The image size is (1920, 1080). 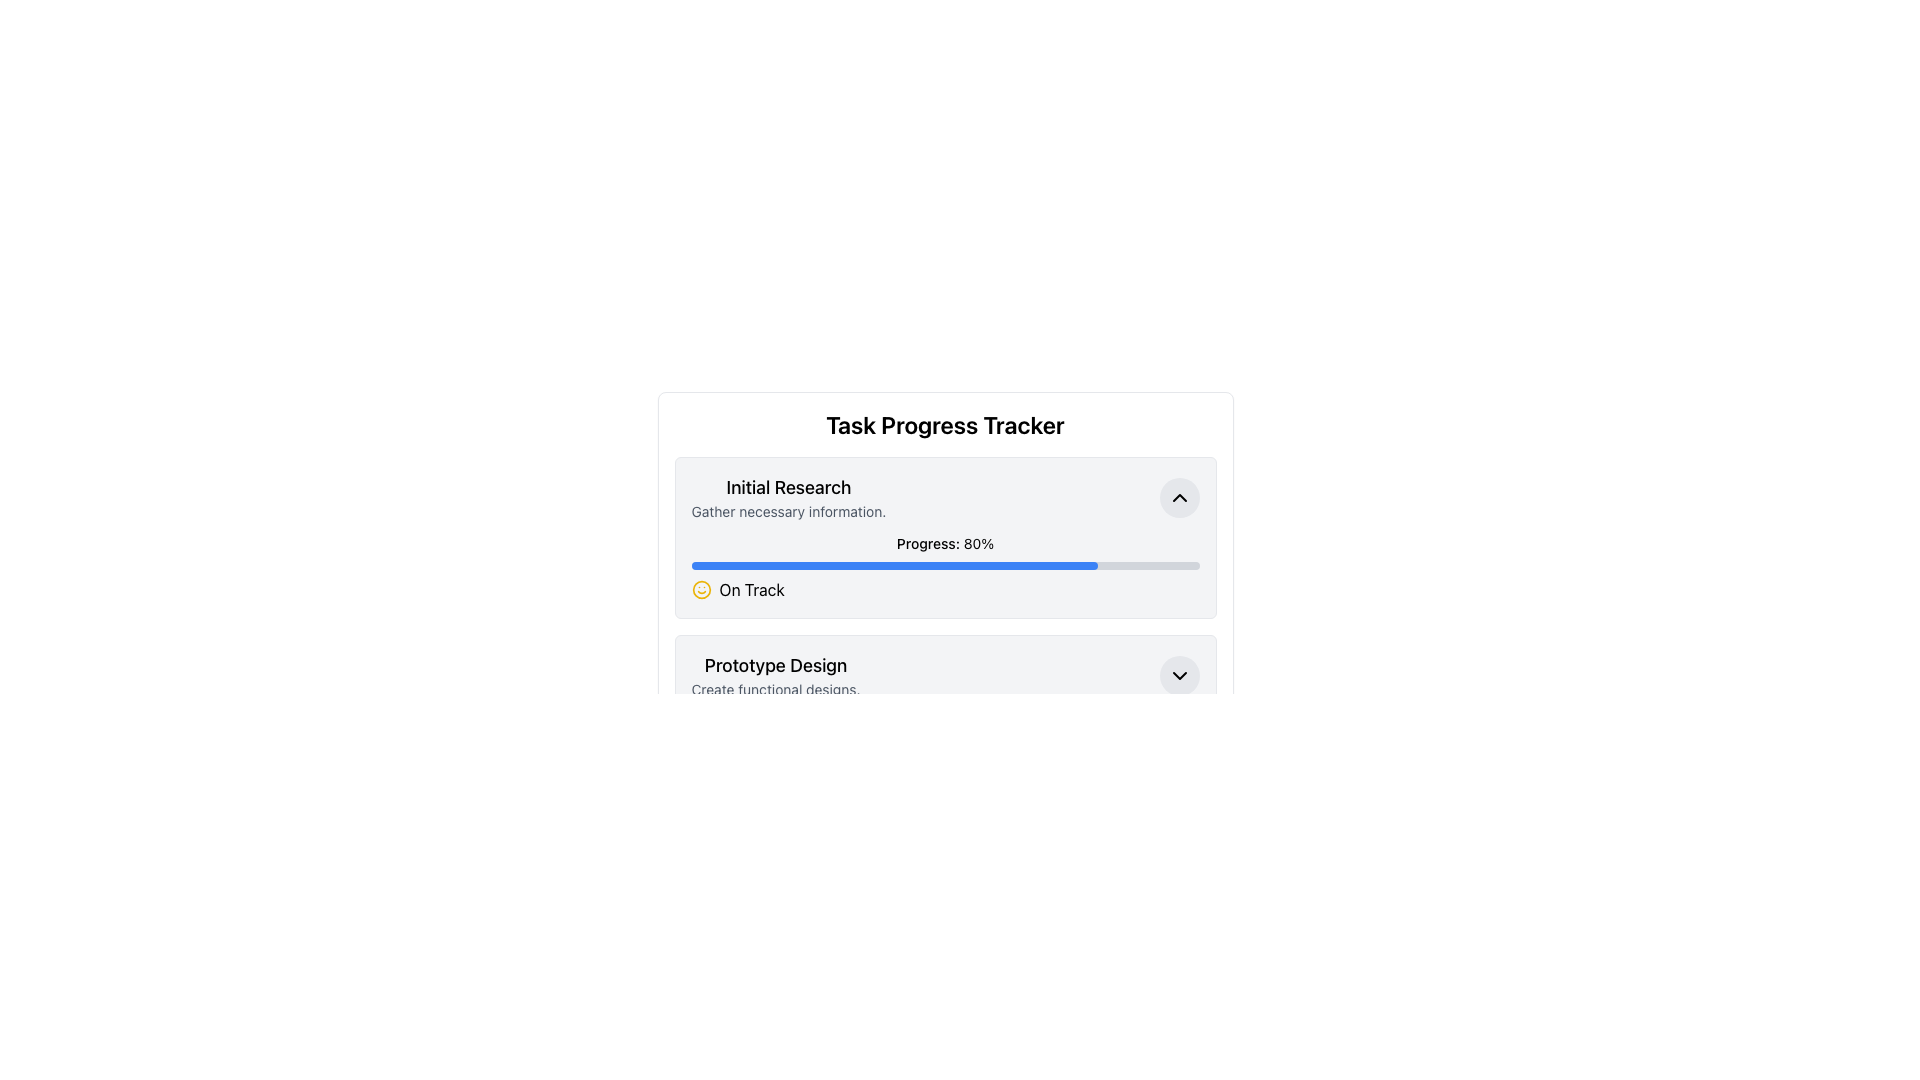 What do you see at coordinates (1179, 675) in the screenshot?
I see `the interactive toggle button located to the far right in the same row as the text 'Prototype Design' and 'Create functional designs.'` at bounding box center [1179, 675].